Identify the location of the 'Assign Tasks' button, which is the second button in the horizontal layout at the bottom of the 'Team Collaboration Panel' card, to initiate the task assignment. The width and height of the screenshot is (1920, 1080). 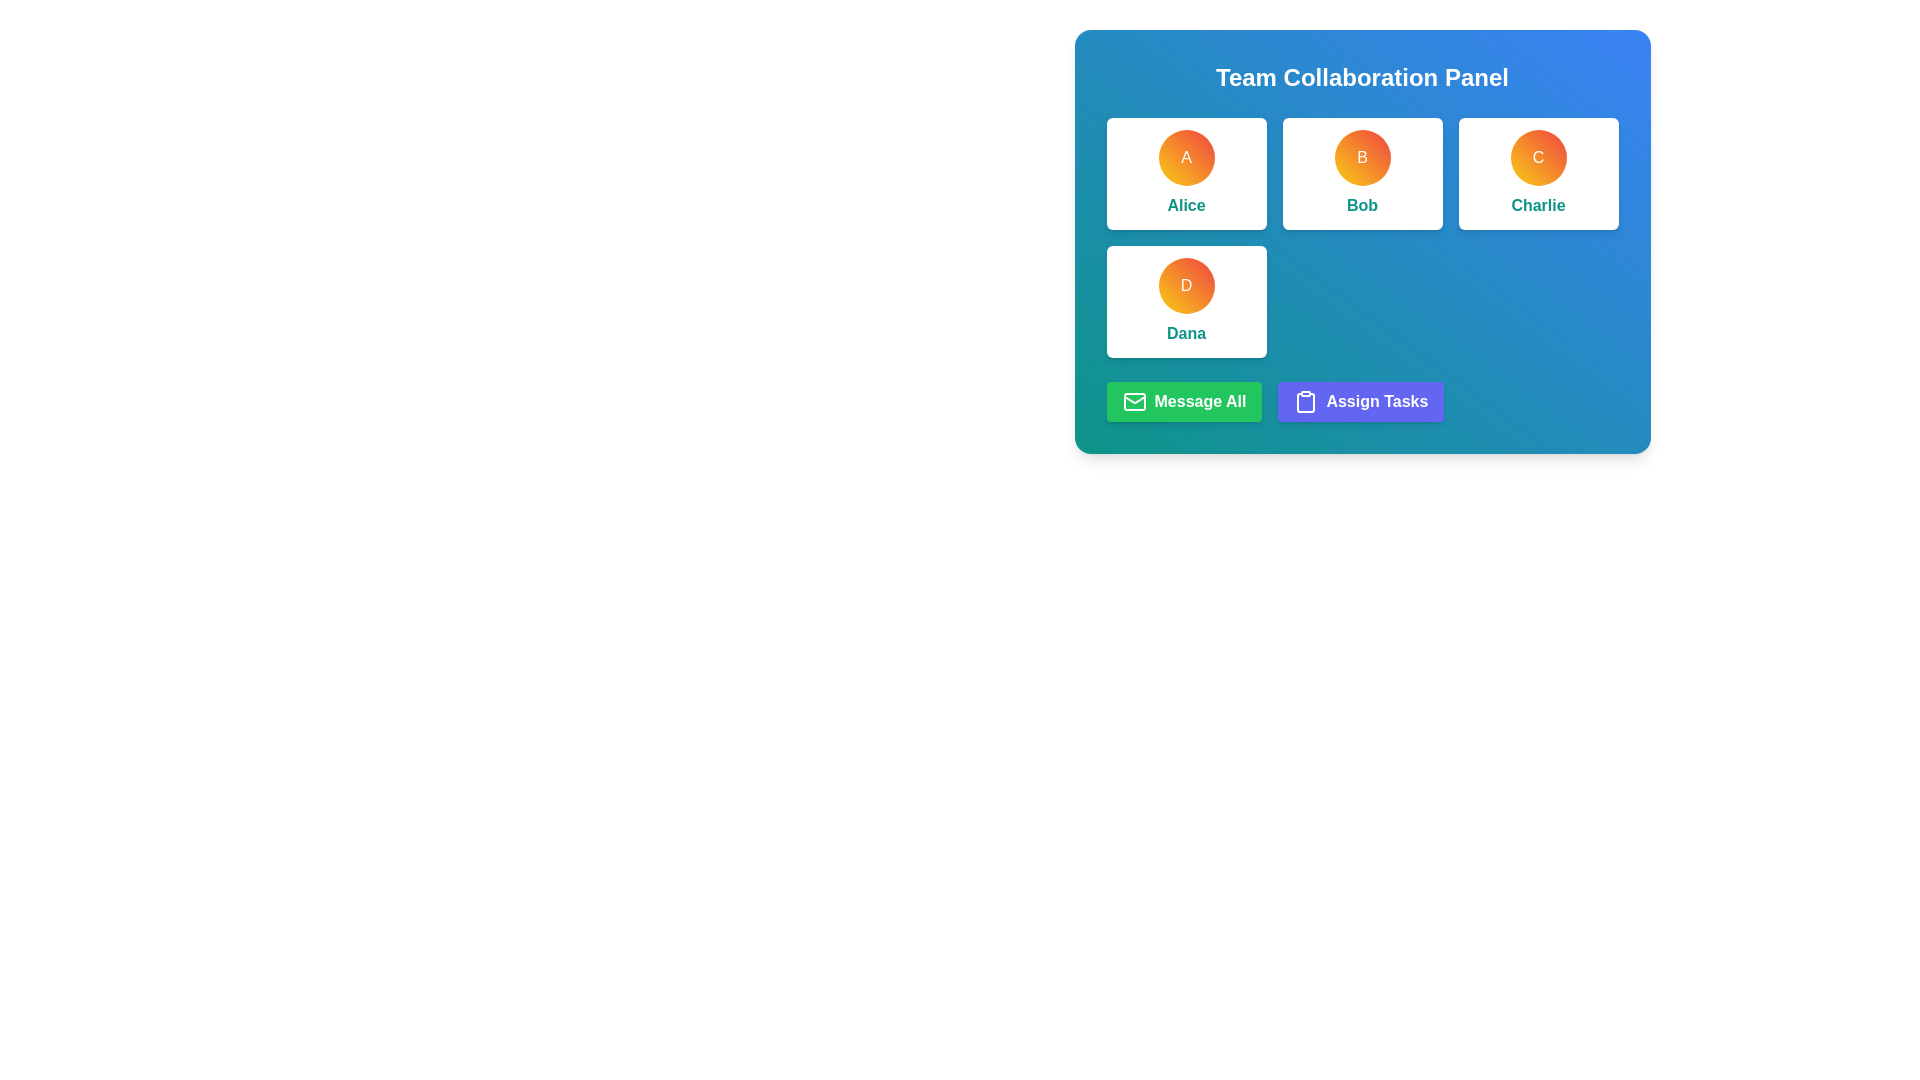
(1360, 401).